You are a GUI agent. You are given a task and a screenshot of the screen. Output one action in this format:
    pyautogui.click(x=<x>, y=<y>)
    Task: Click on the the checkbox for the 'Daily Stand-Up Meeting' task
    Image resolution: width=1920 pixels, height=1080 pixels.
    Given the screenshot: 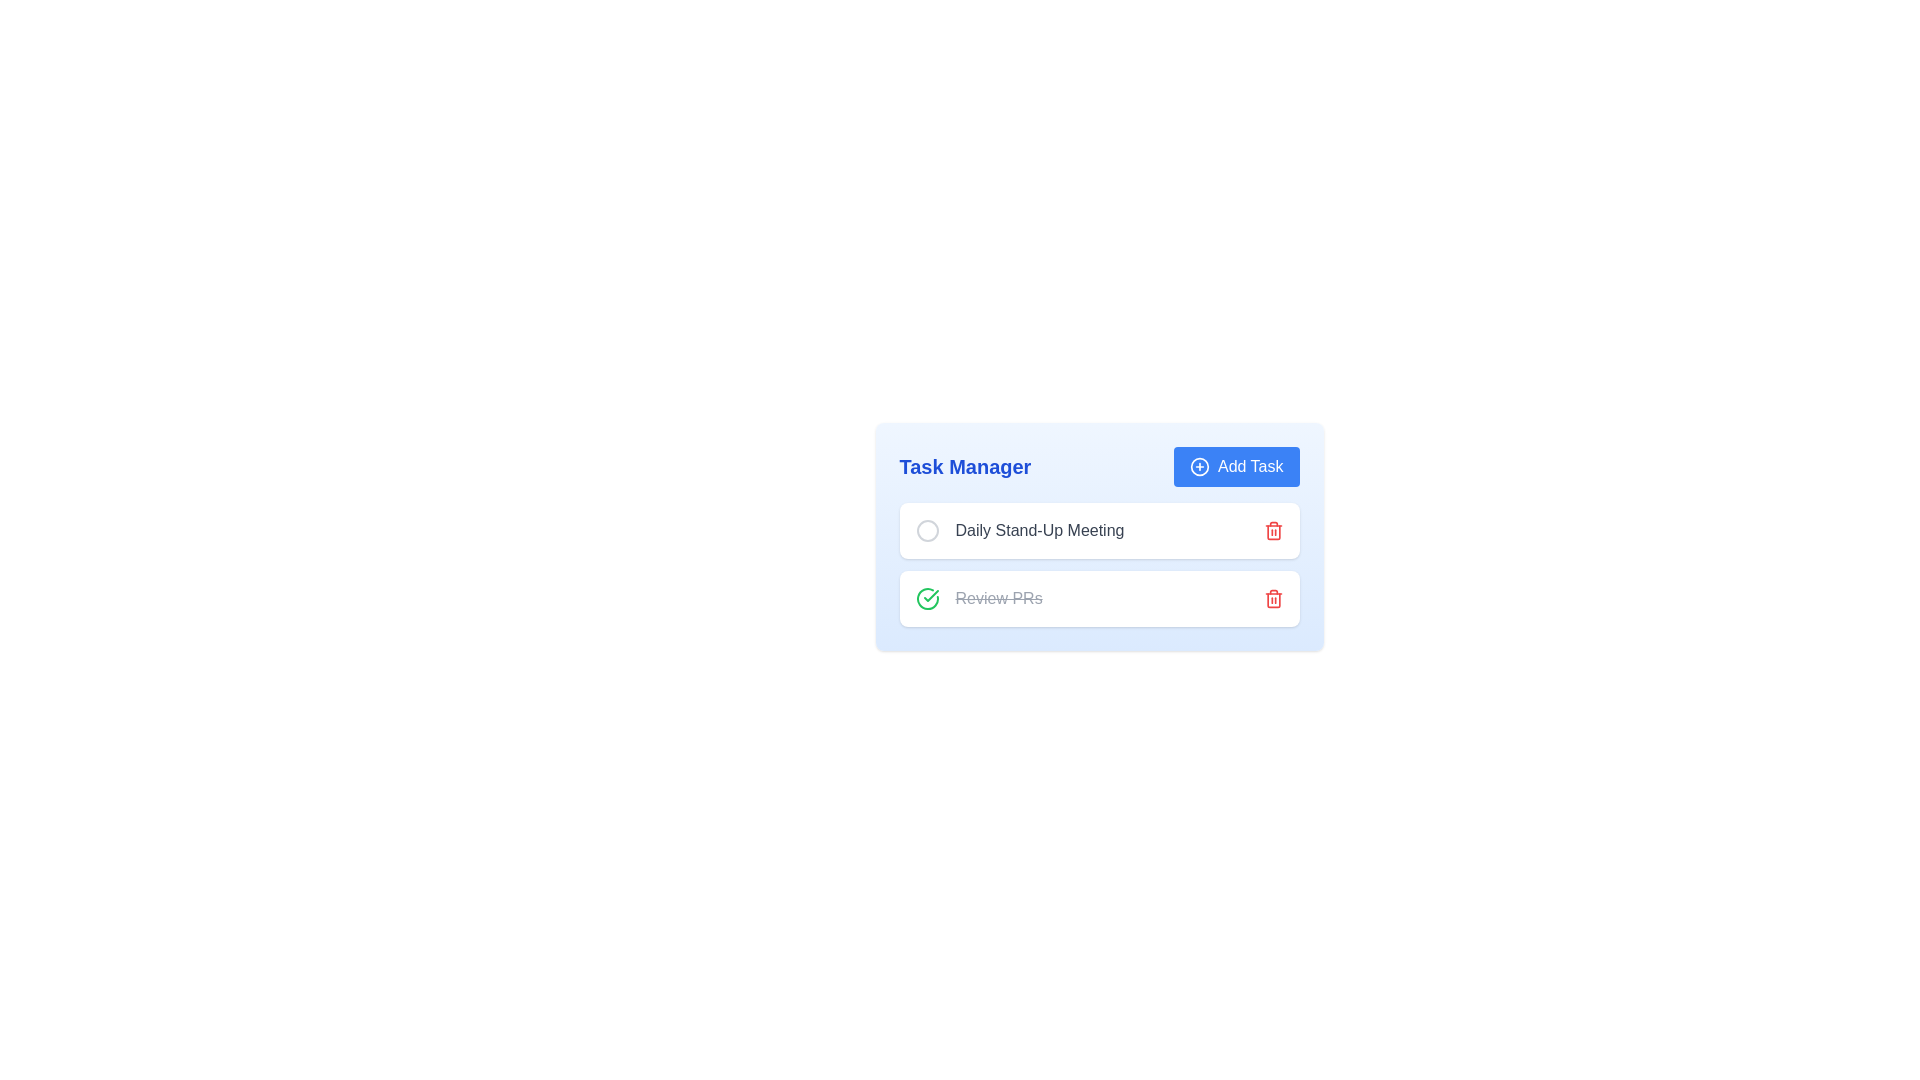 What is the action you would take?
    pyautogui.click(x=926, y=530)
    